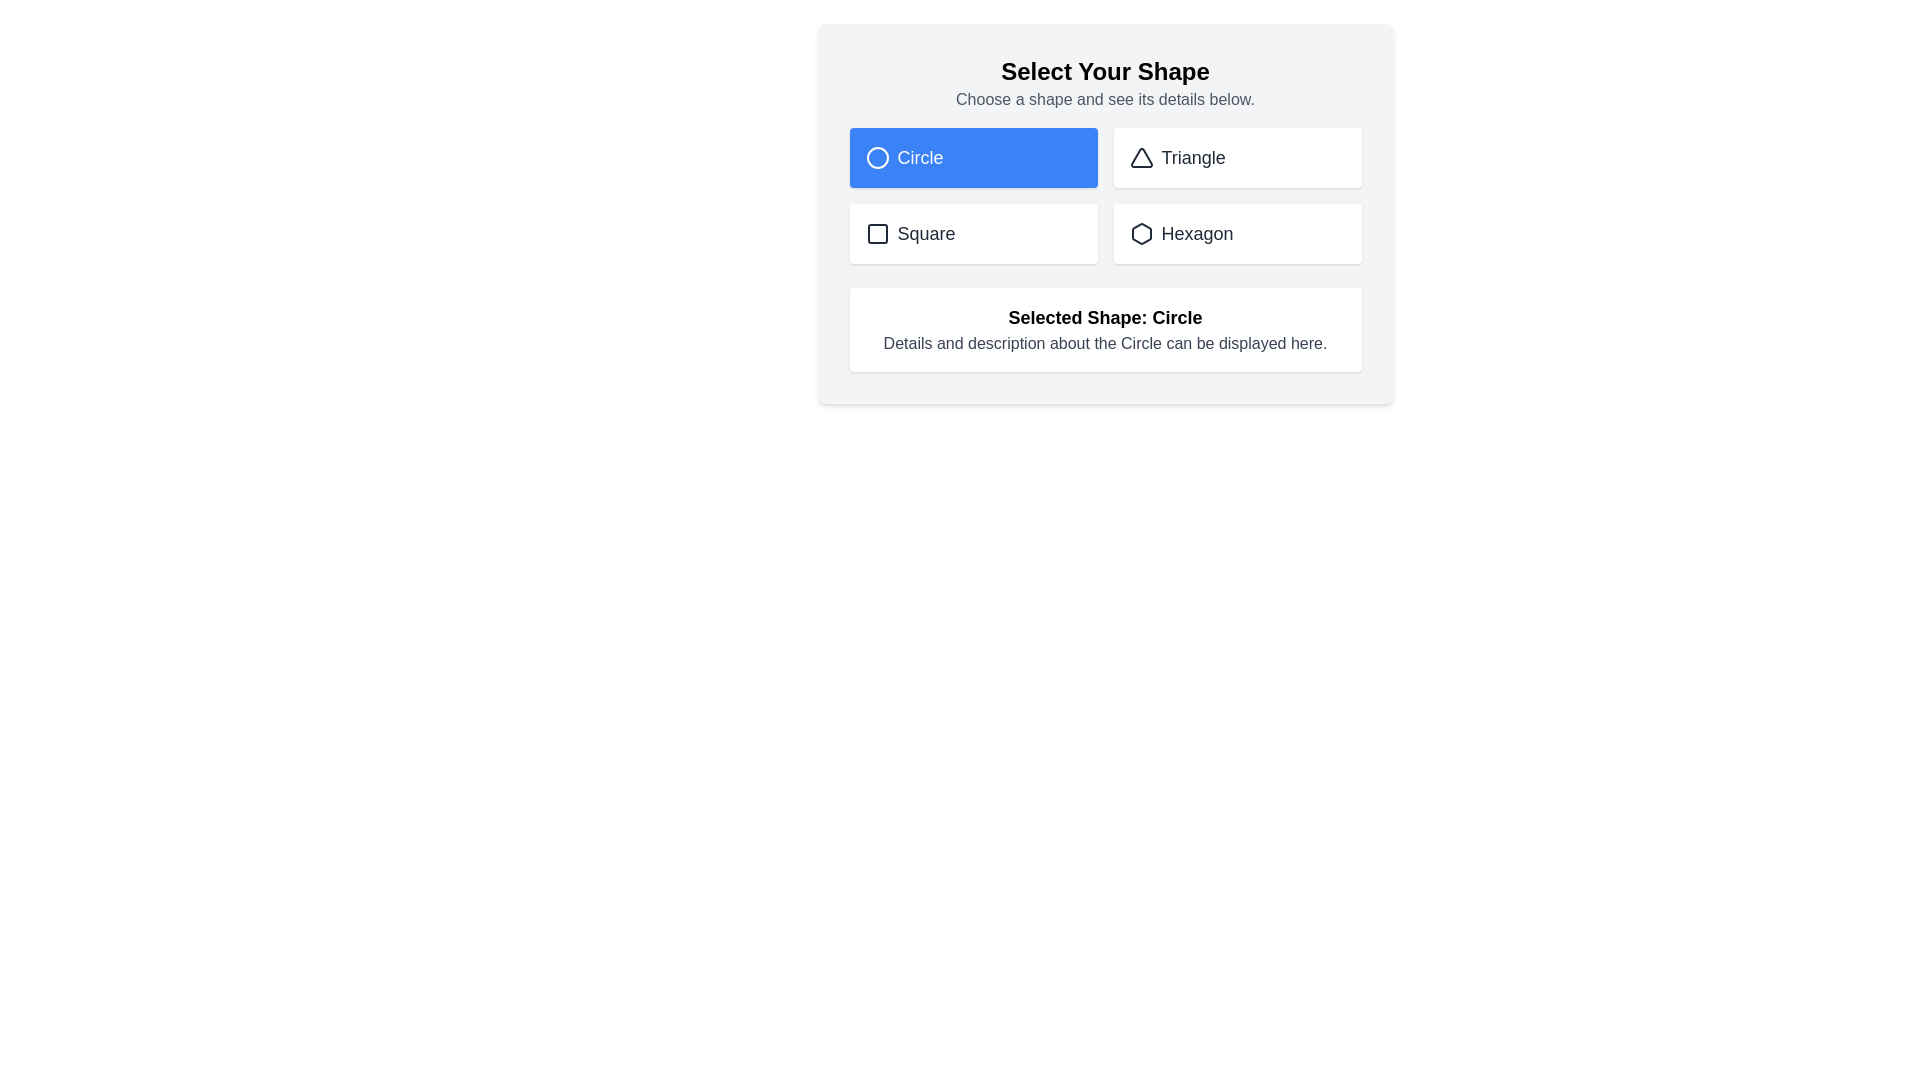 The height and width of the screenshot is (1080, 1920). Describe the element at coordinates (877, 233) in the screenshot. I see `the 'Square' shape icon, which is the first component of the button labeled 'Square' in the shape selector grid` at that location.